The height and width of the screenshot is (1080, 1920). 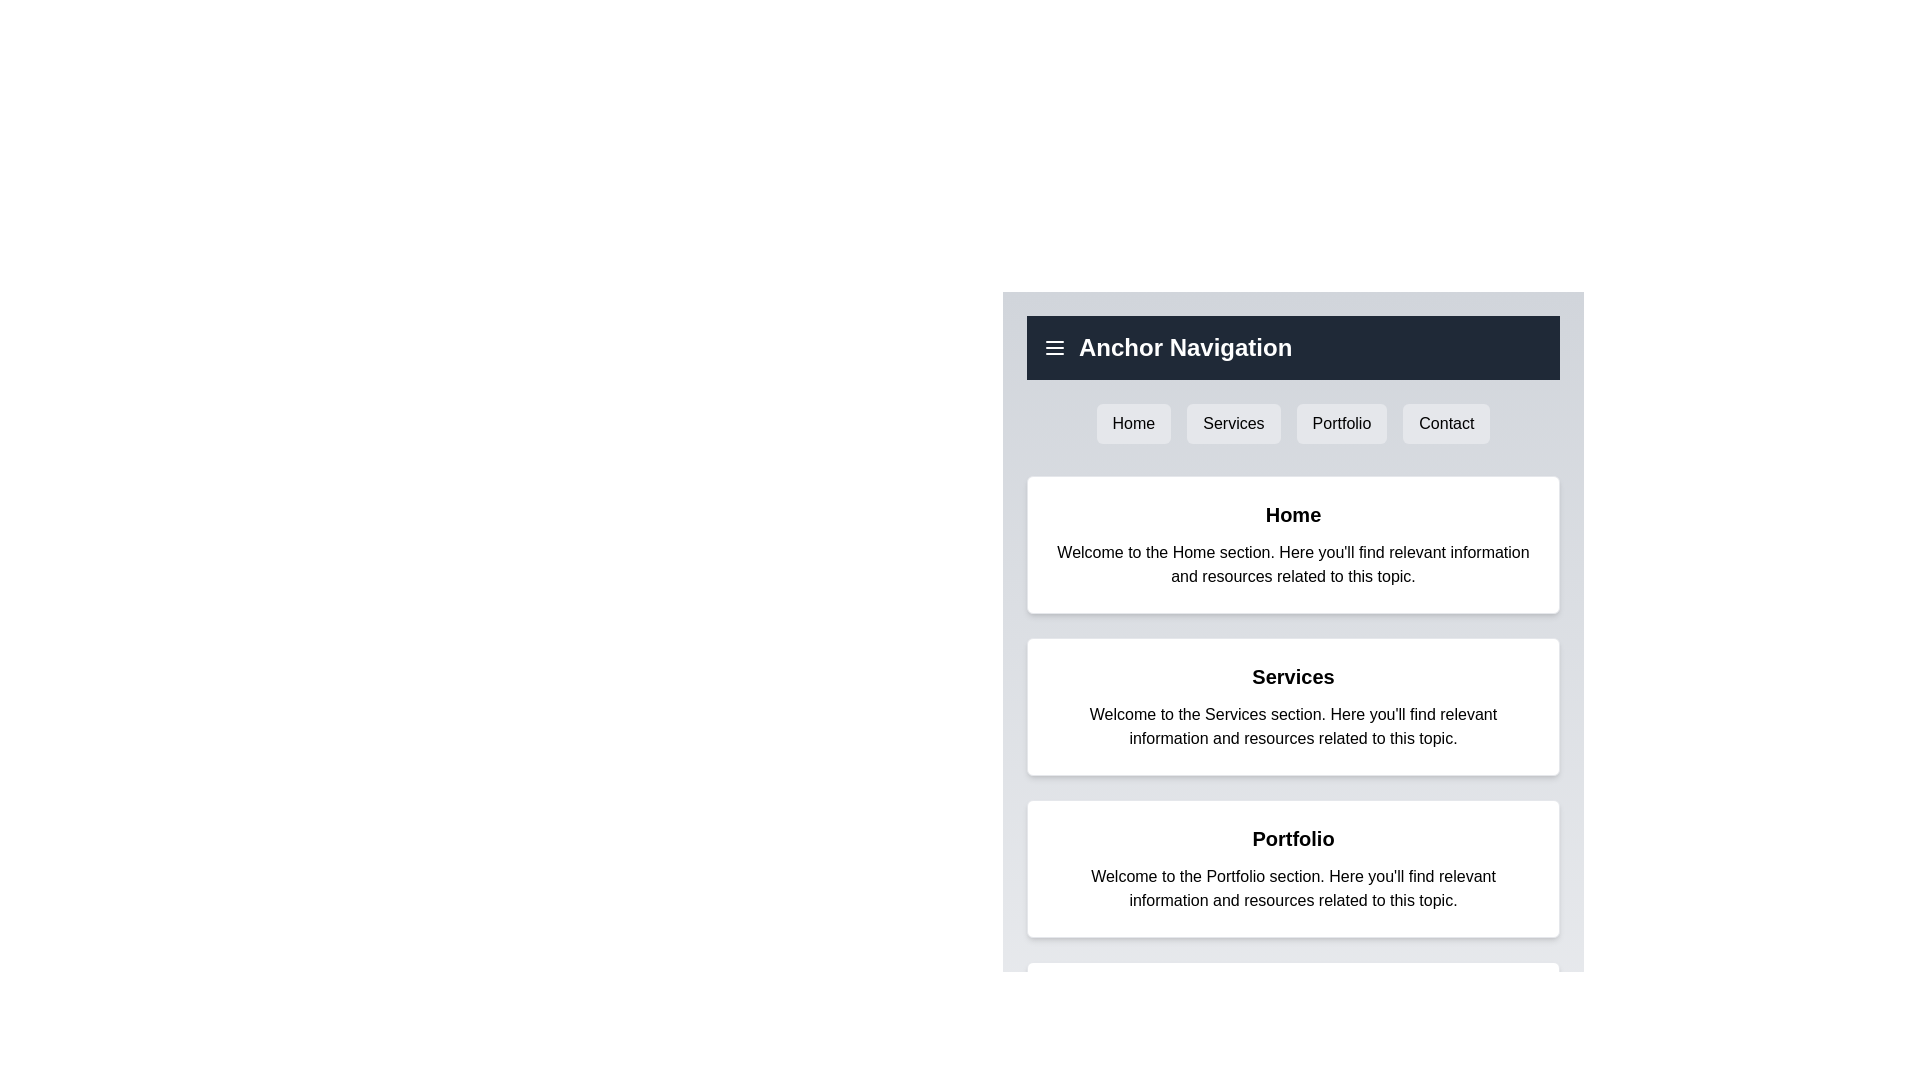 I want to click on the navigation bar containing the links 'Home', 'Services', 'Portfolio', and 'Contact', so click(x=1293, y=423).